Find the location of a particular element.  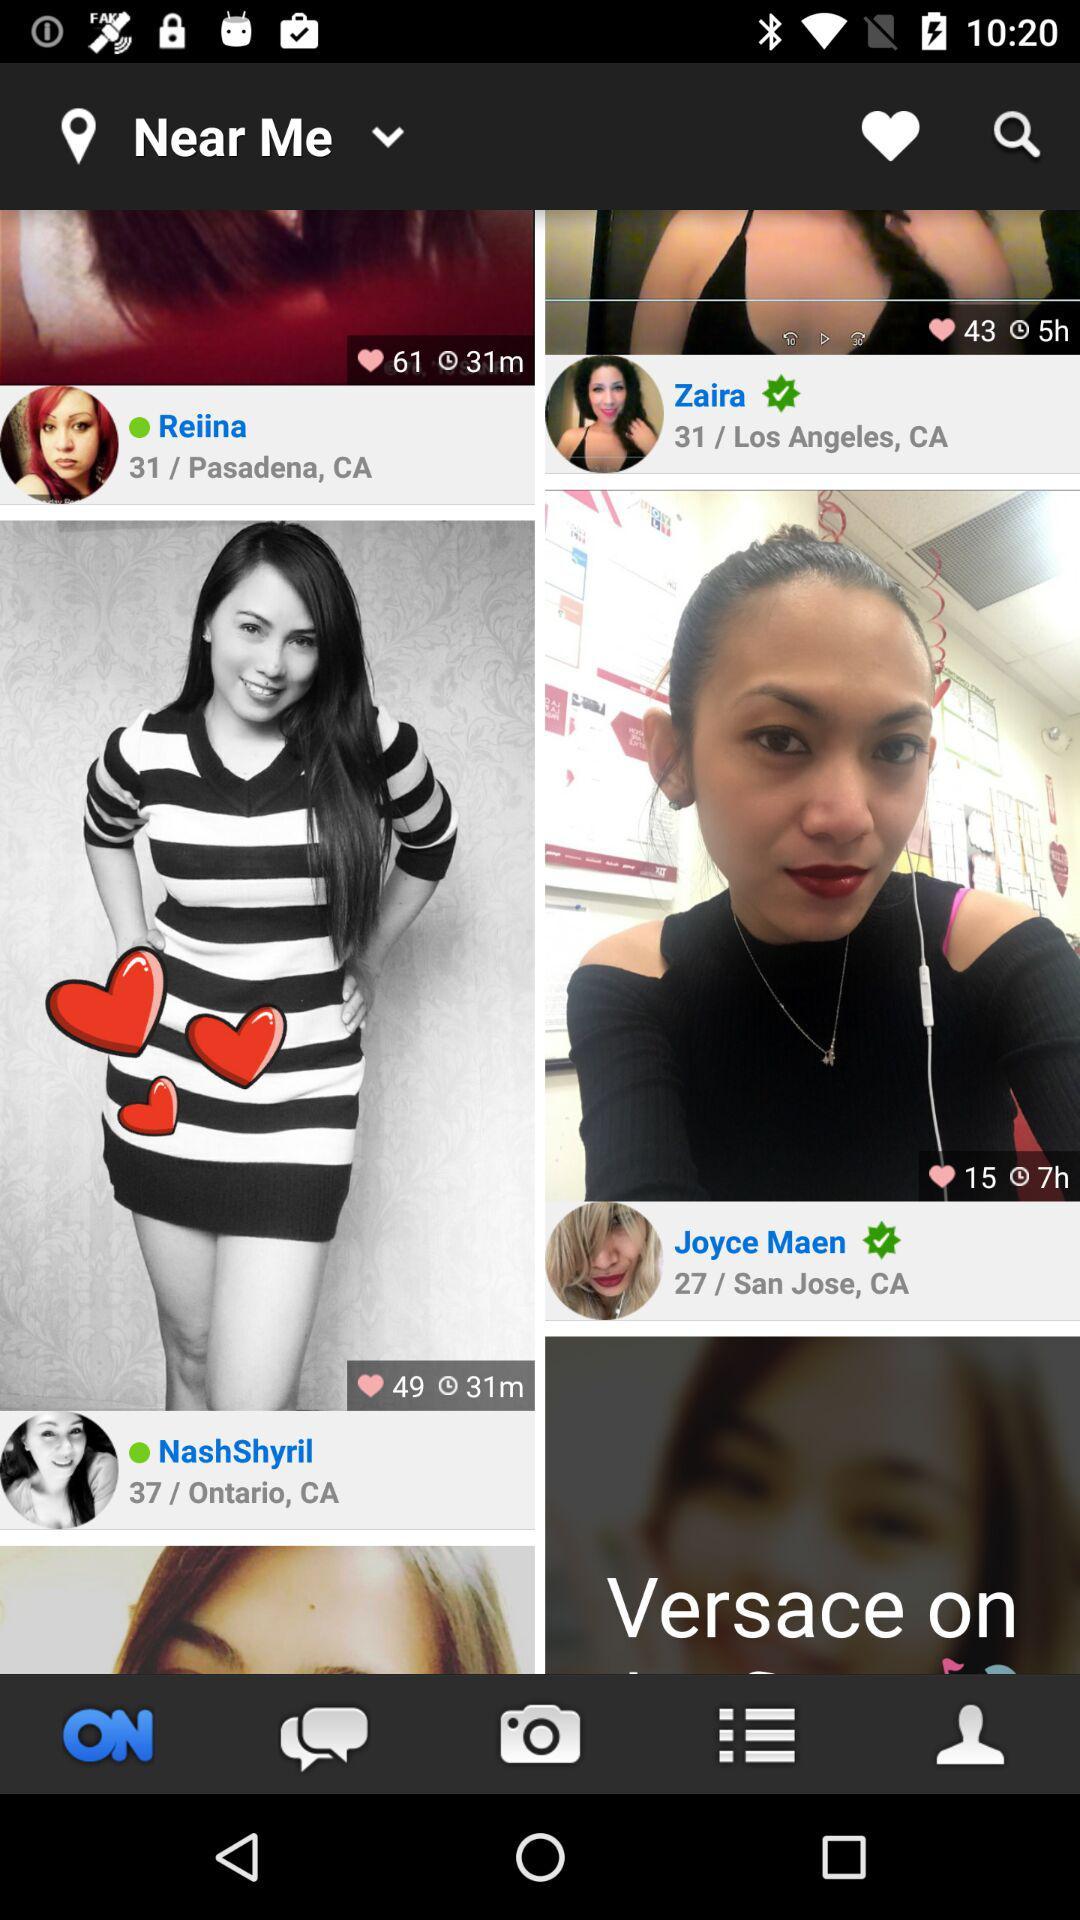

profile image select is located at coordinates (266, 296).